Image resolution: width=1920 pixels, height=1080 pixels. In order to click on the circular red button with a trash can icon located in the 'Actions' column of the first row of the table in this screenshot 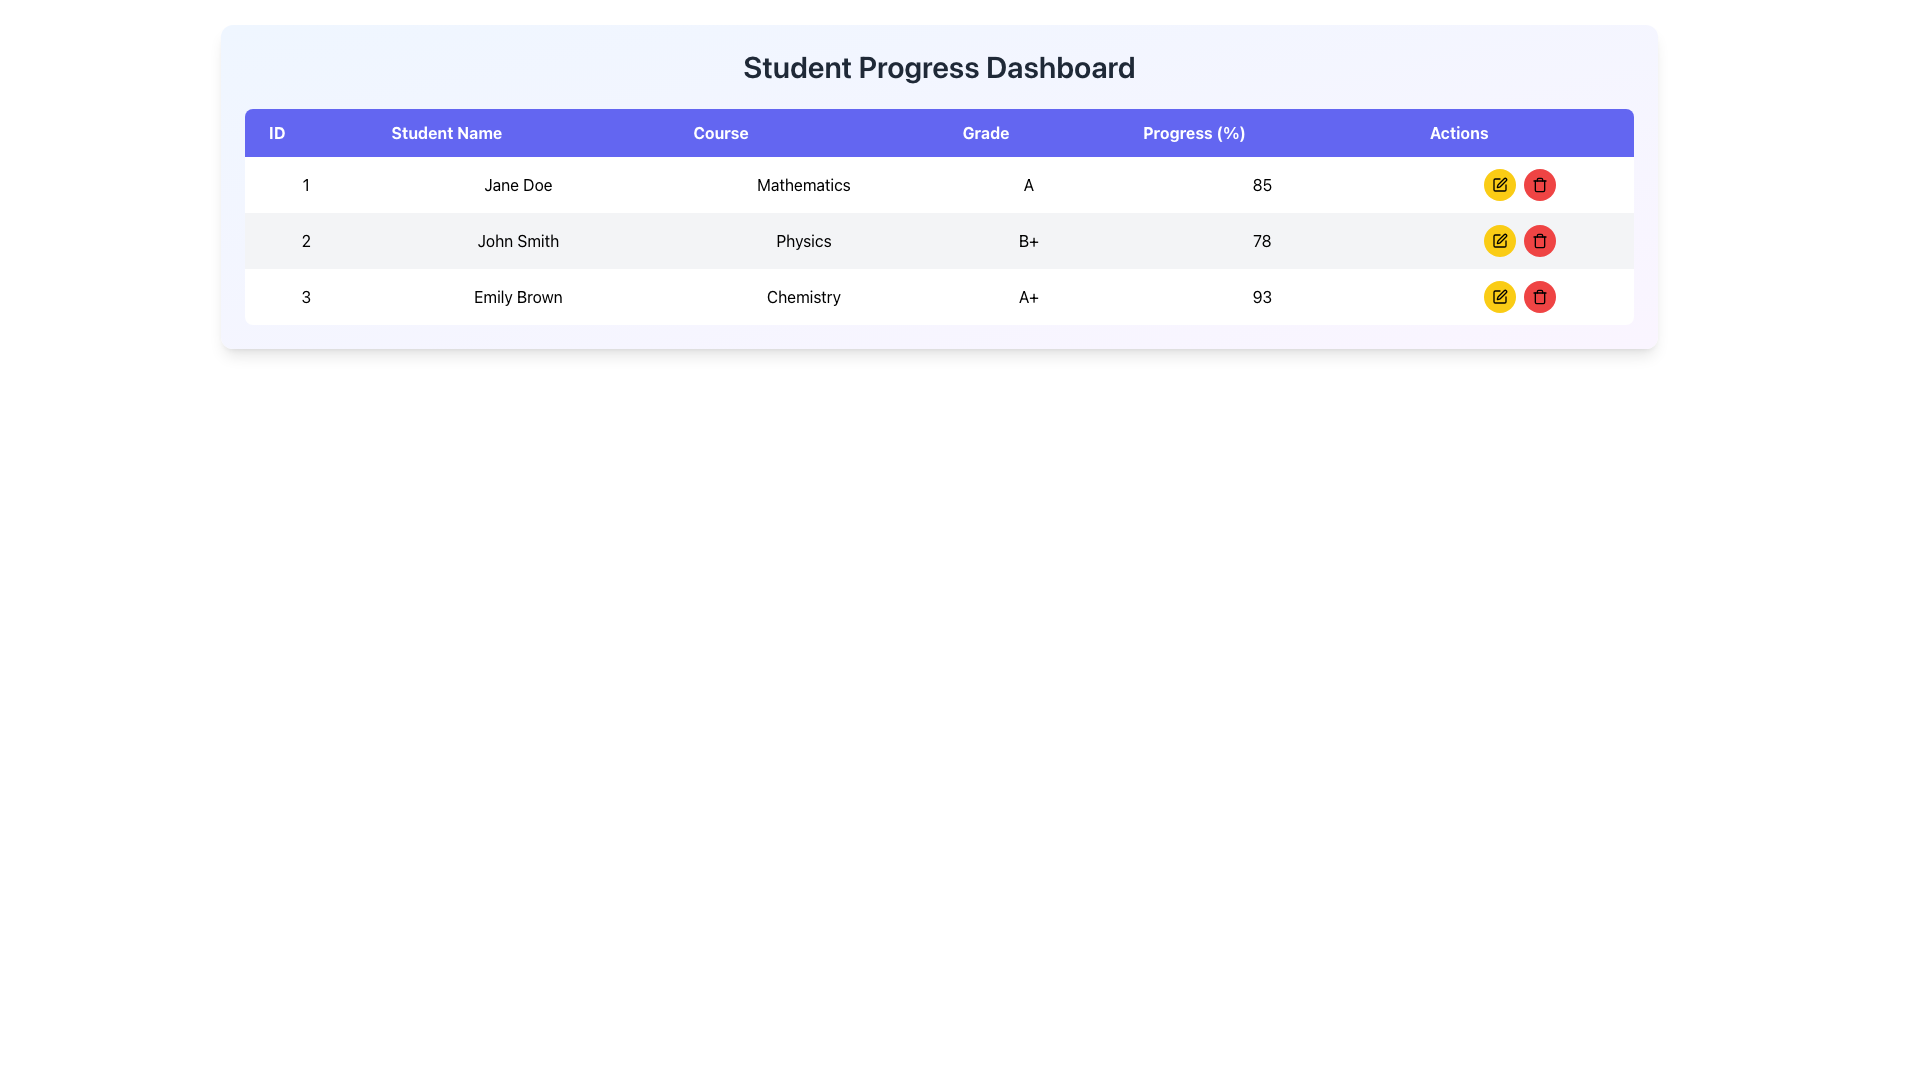, I will do `click(1538, 185)`.